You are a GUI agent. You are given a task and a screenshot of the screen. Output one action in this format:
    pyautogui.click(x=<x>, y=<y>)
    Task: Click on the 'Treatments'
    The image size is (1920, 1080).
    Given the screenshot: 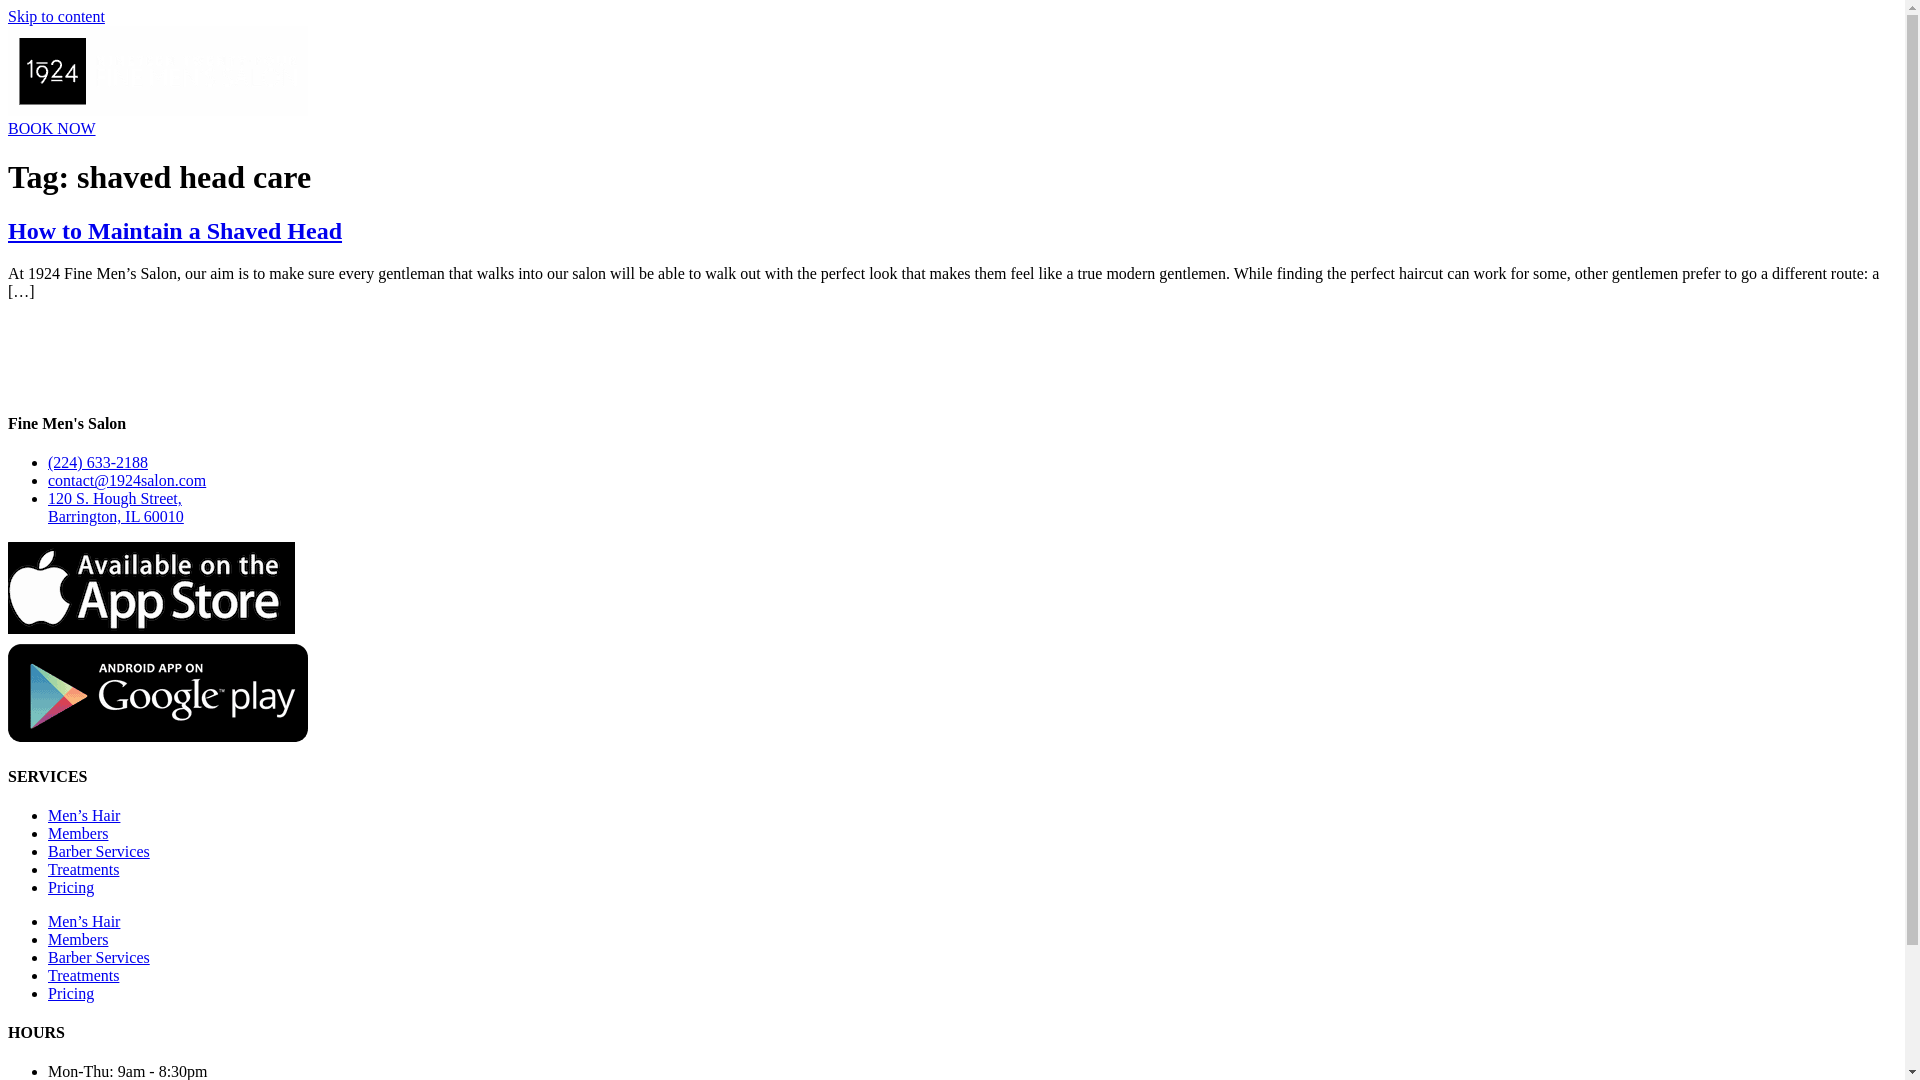 What is the action you would take?
    pyautogui.click(x=48, y=868)
    